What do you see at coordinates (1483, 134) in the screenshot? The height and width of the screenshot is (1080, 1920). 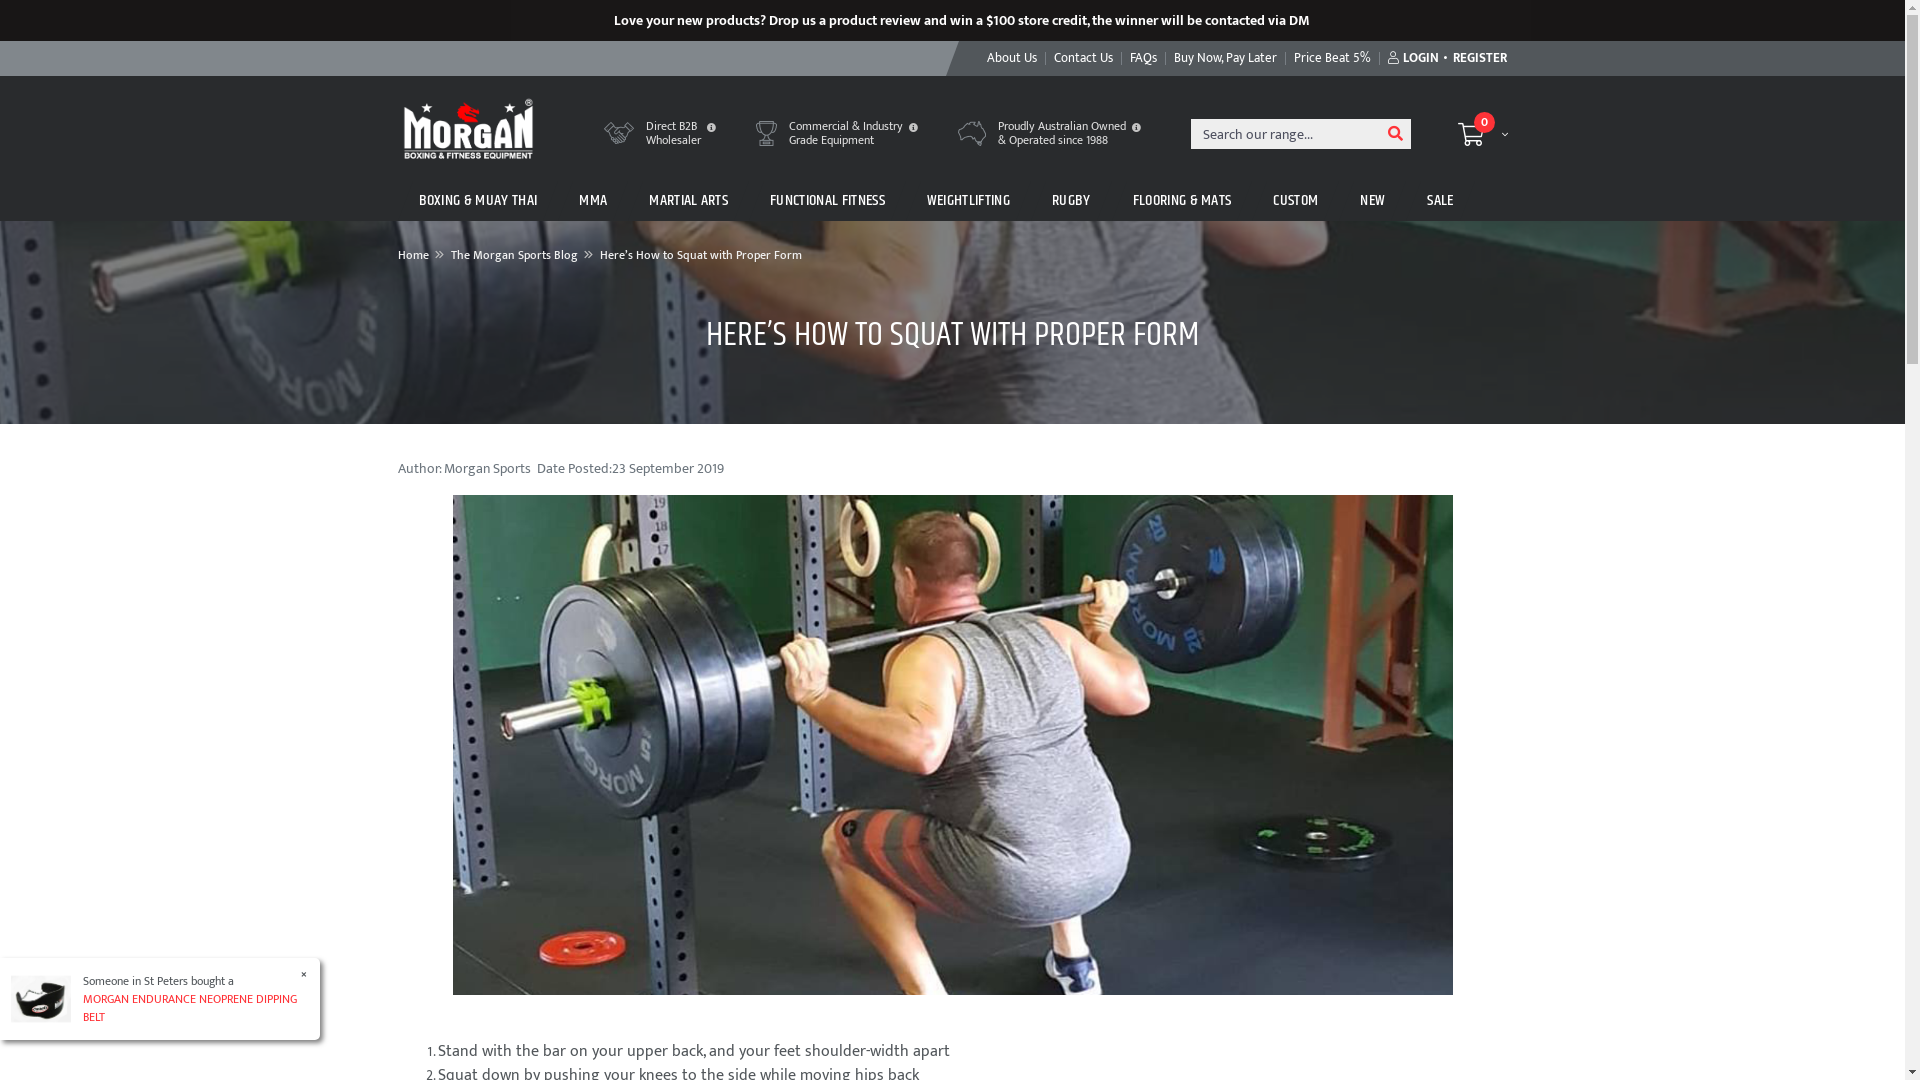 I see `'0'` at bounding box center [1483, 134].